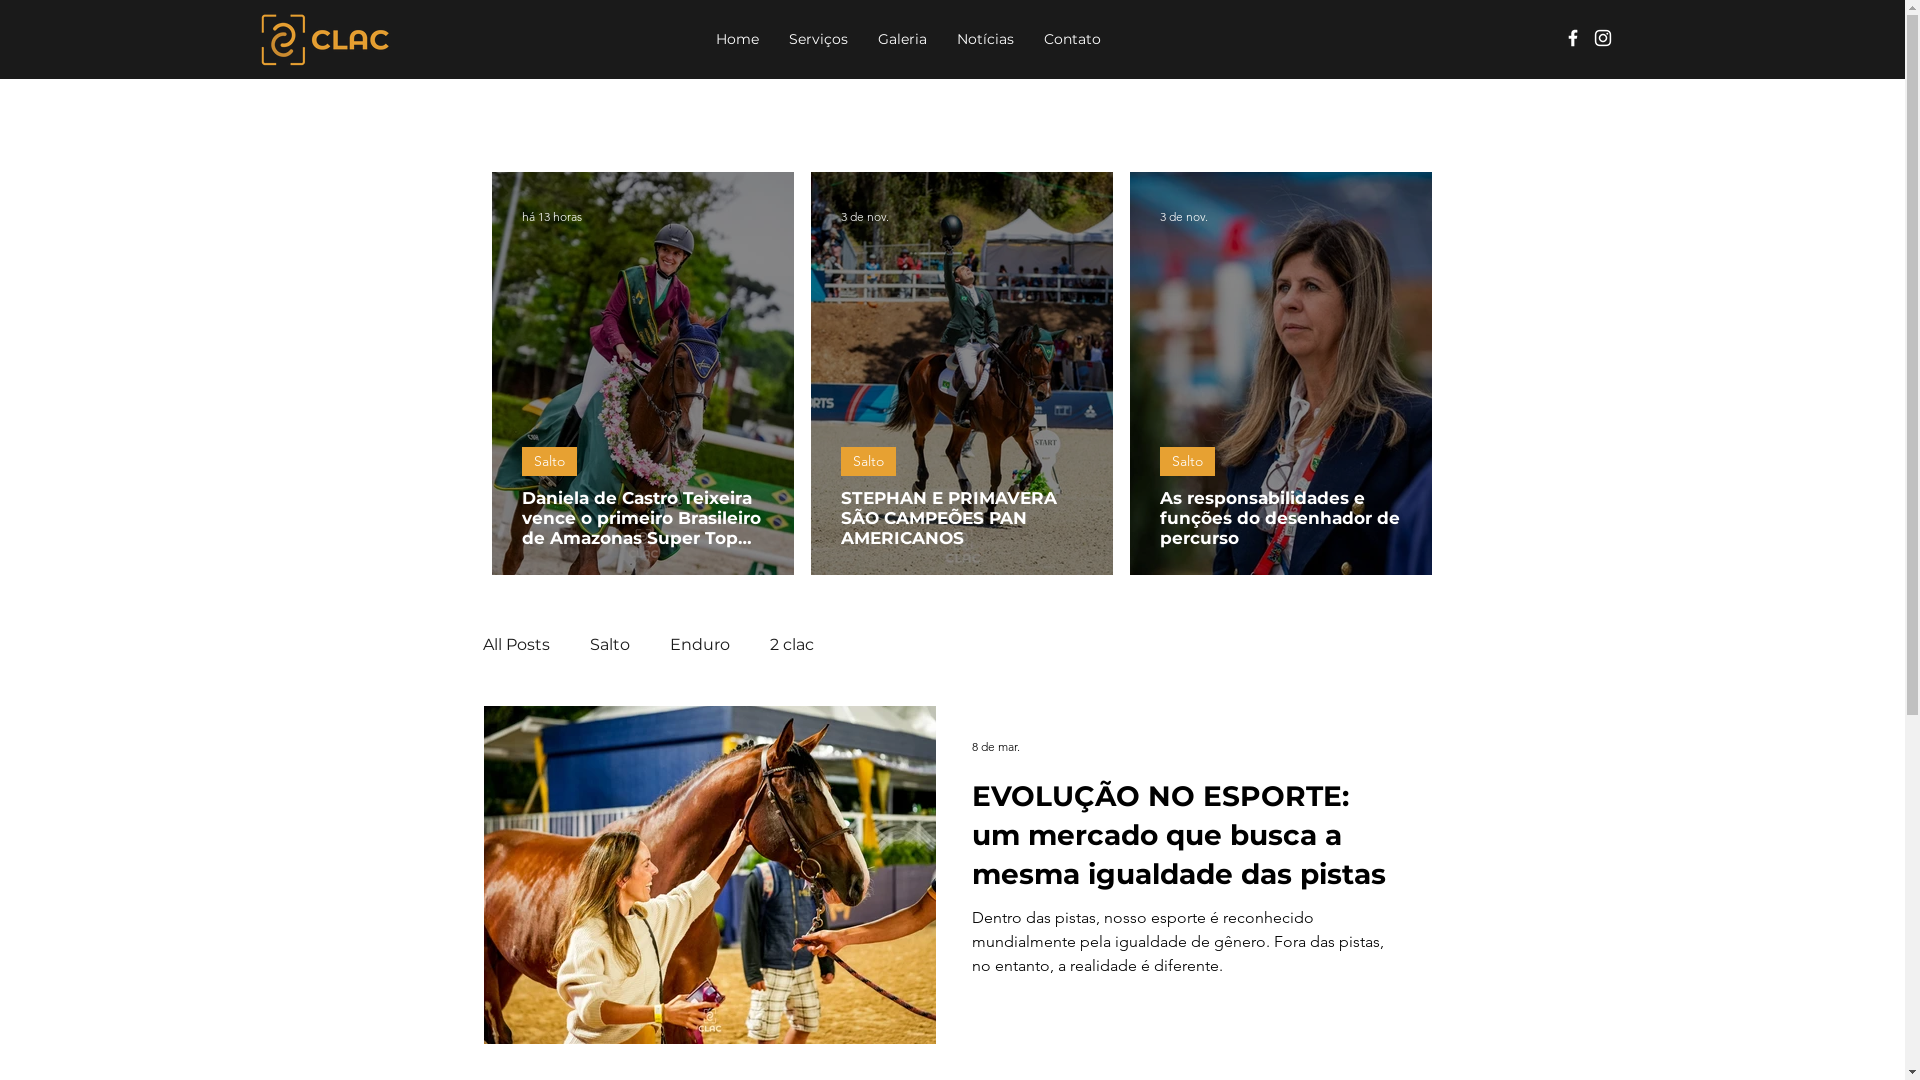  Describe the element at coordinates (608, 644) in the screenshot. I see `'Salto'` at that location.